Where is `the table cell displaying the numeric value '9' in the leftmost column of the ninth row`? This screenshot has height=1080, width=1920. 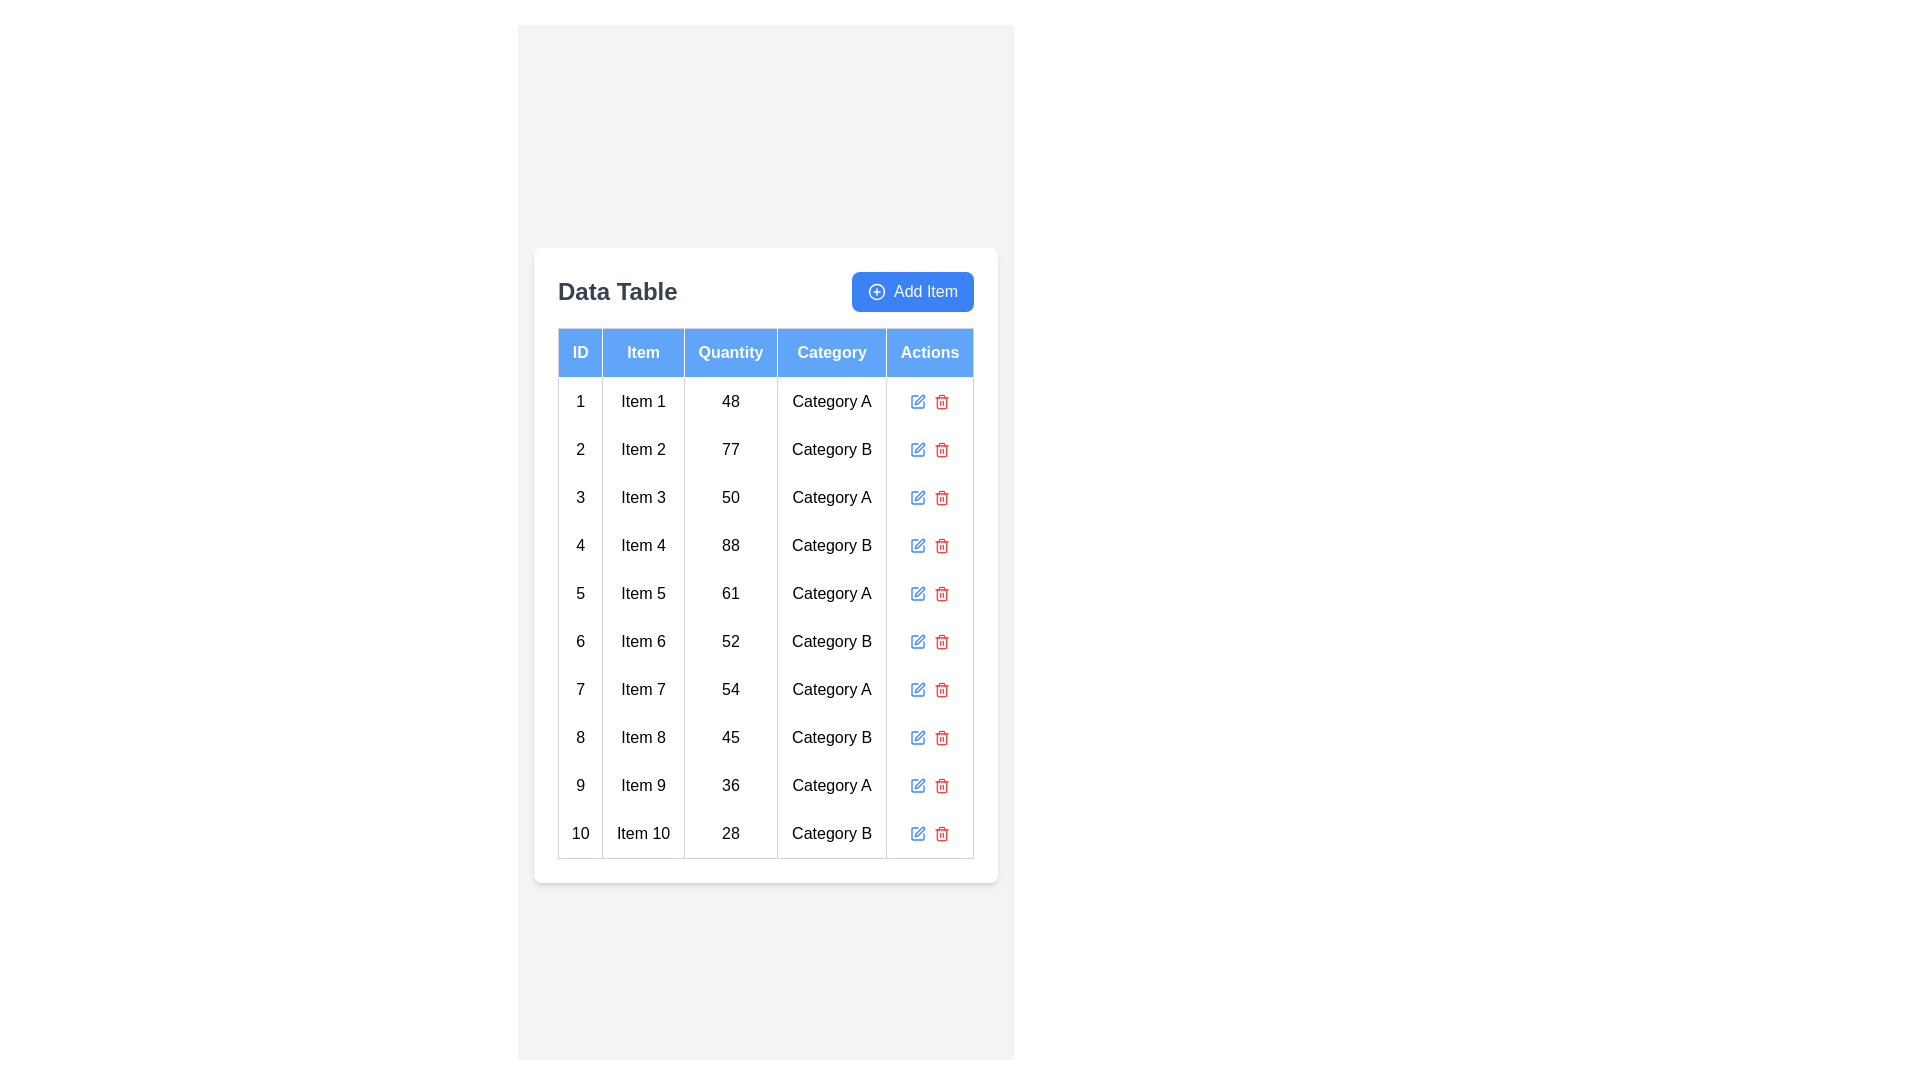
the table cell displaying the numeric value '9' in the leftmost column of the ninth row is located at coordinates (579, 784).